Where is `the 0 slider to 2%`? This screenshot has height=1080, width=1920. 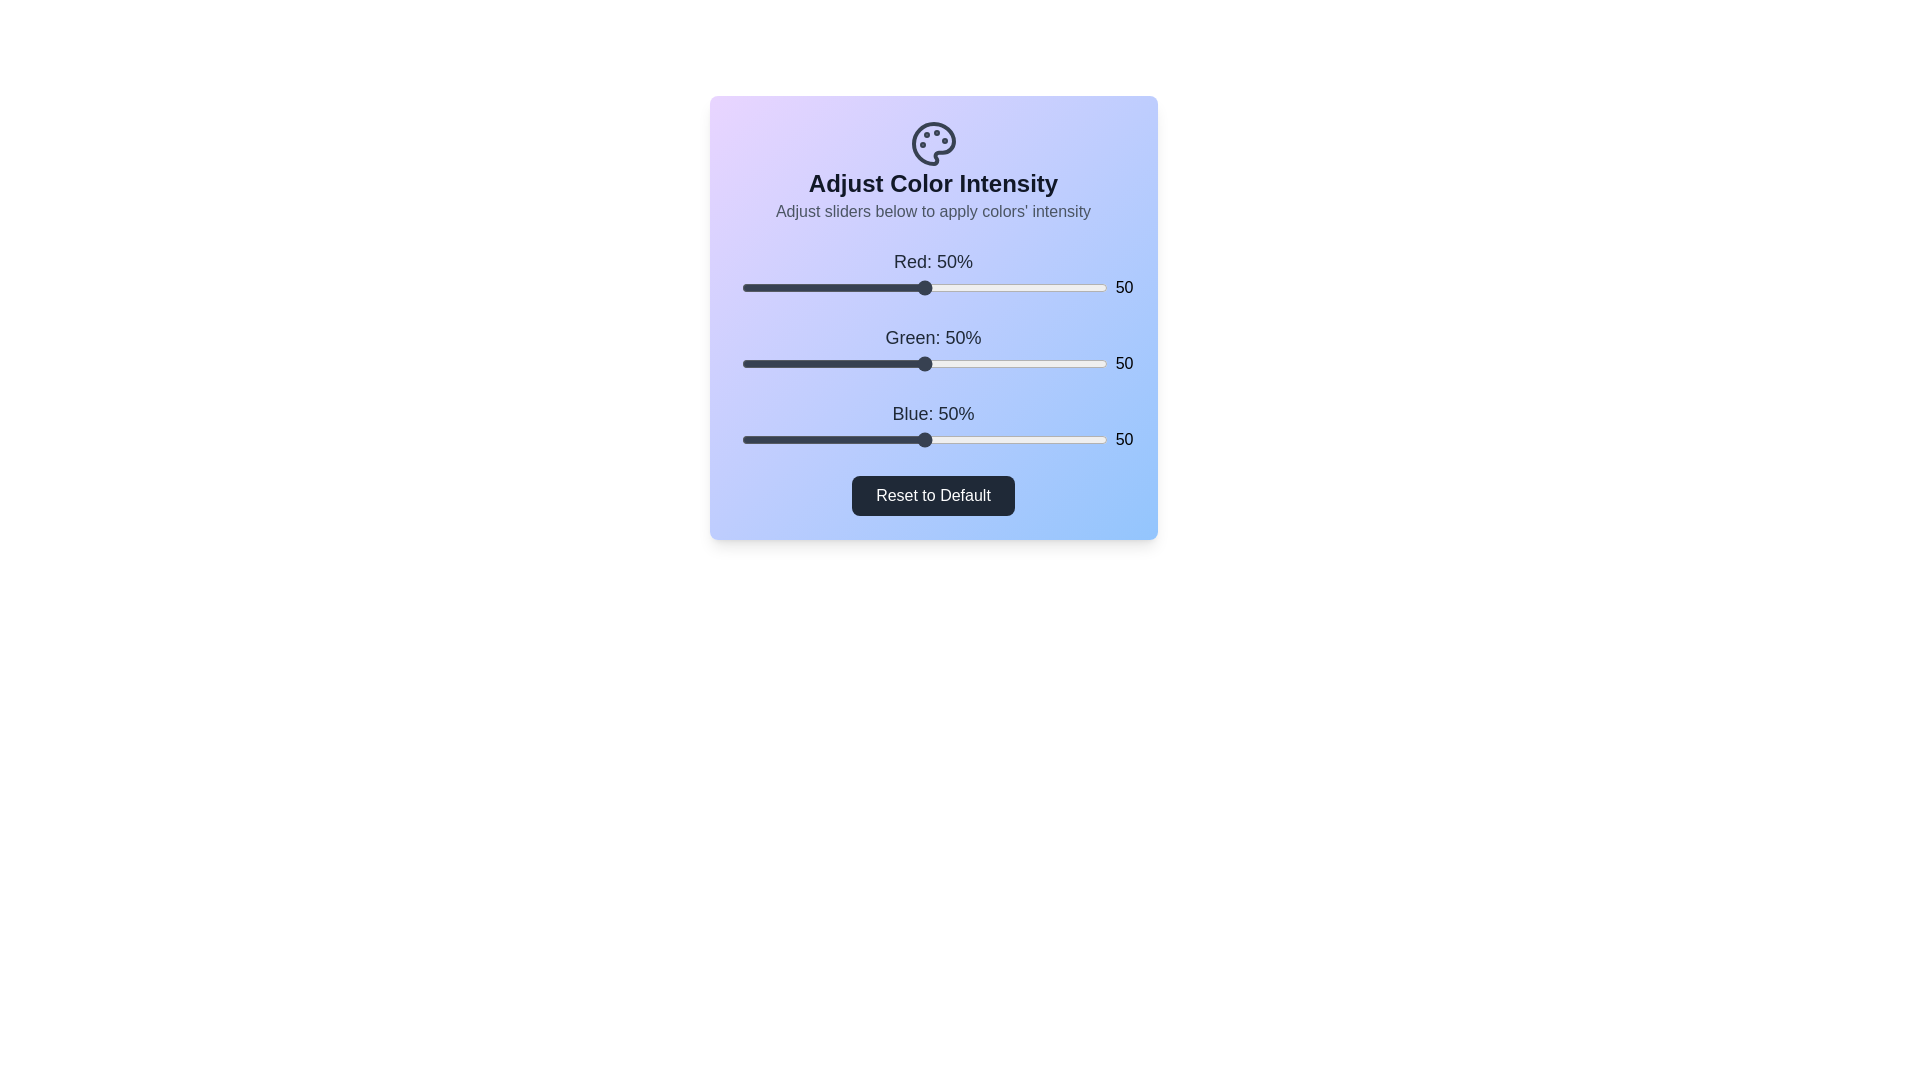
the 0 slider to 2% is located at coordinates (747, 288).